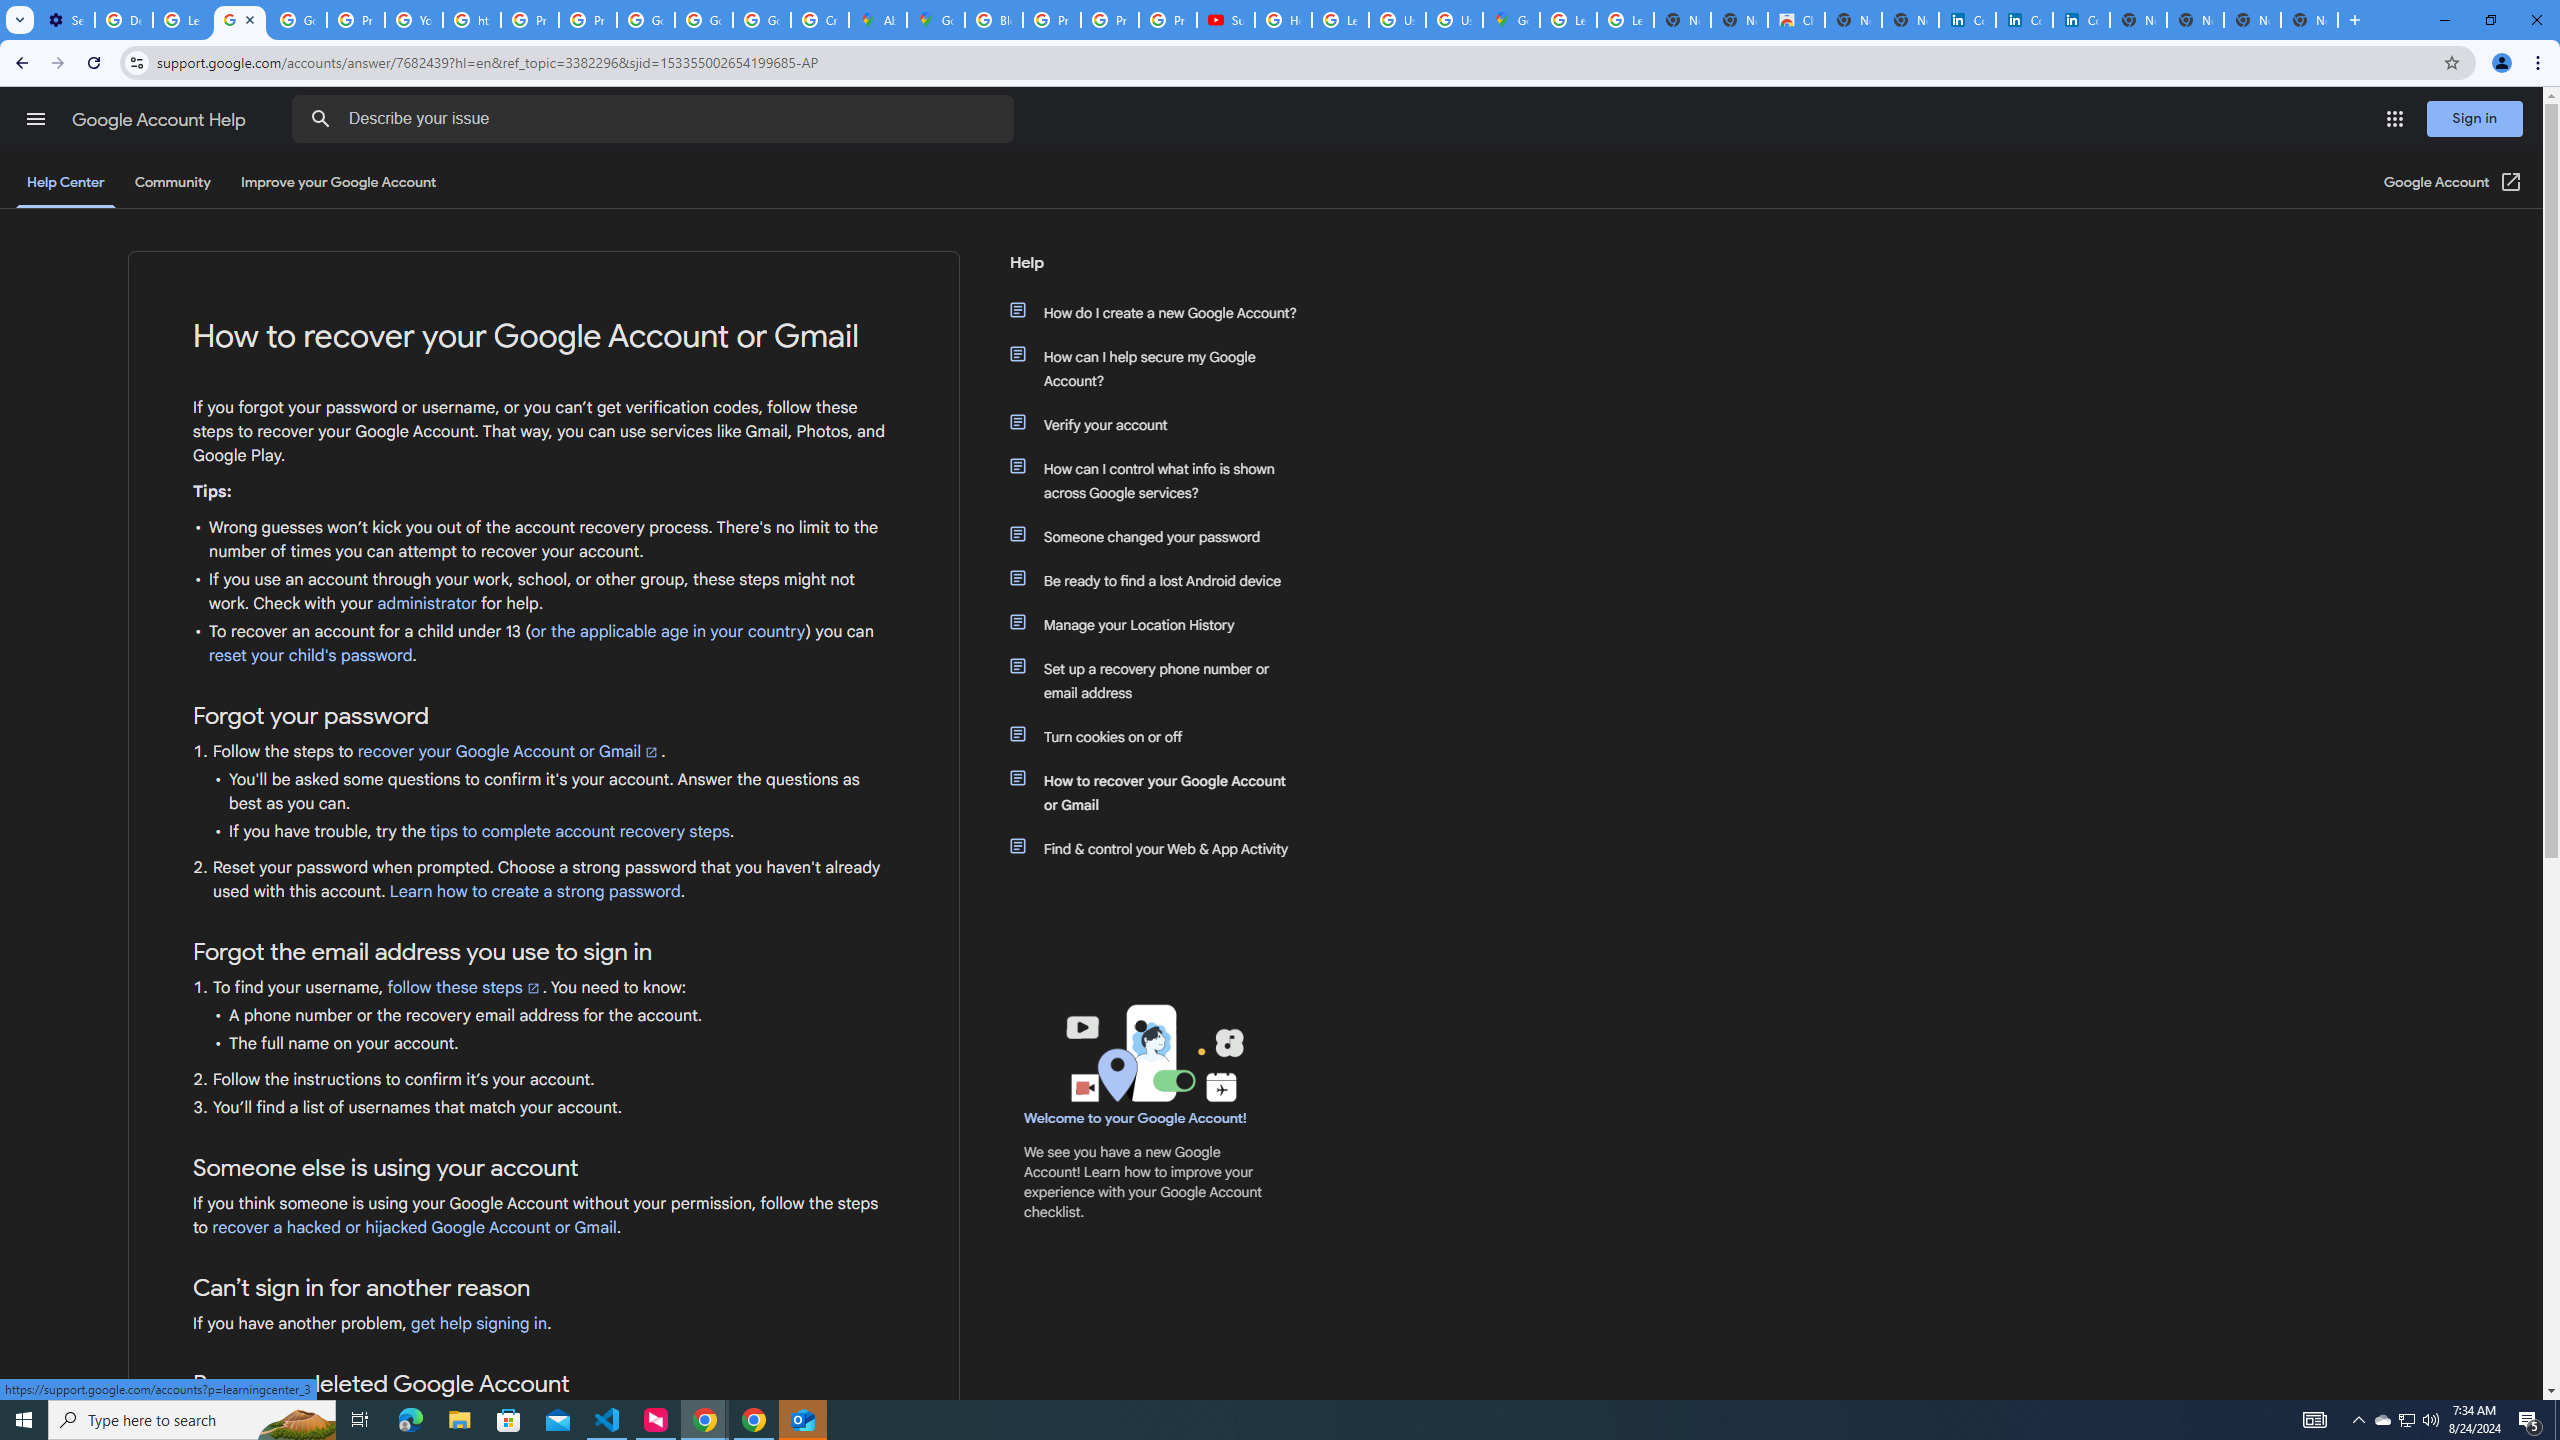 The height and width of the screenshot is (1440, 2560). I want to click on 'Chrome Web Store', so click(1794, 19).